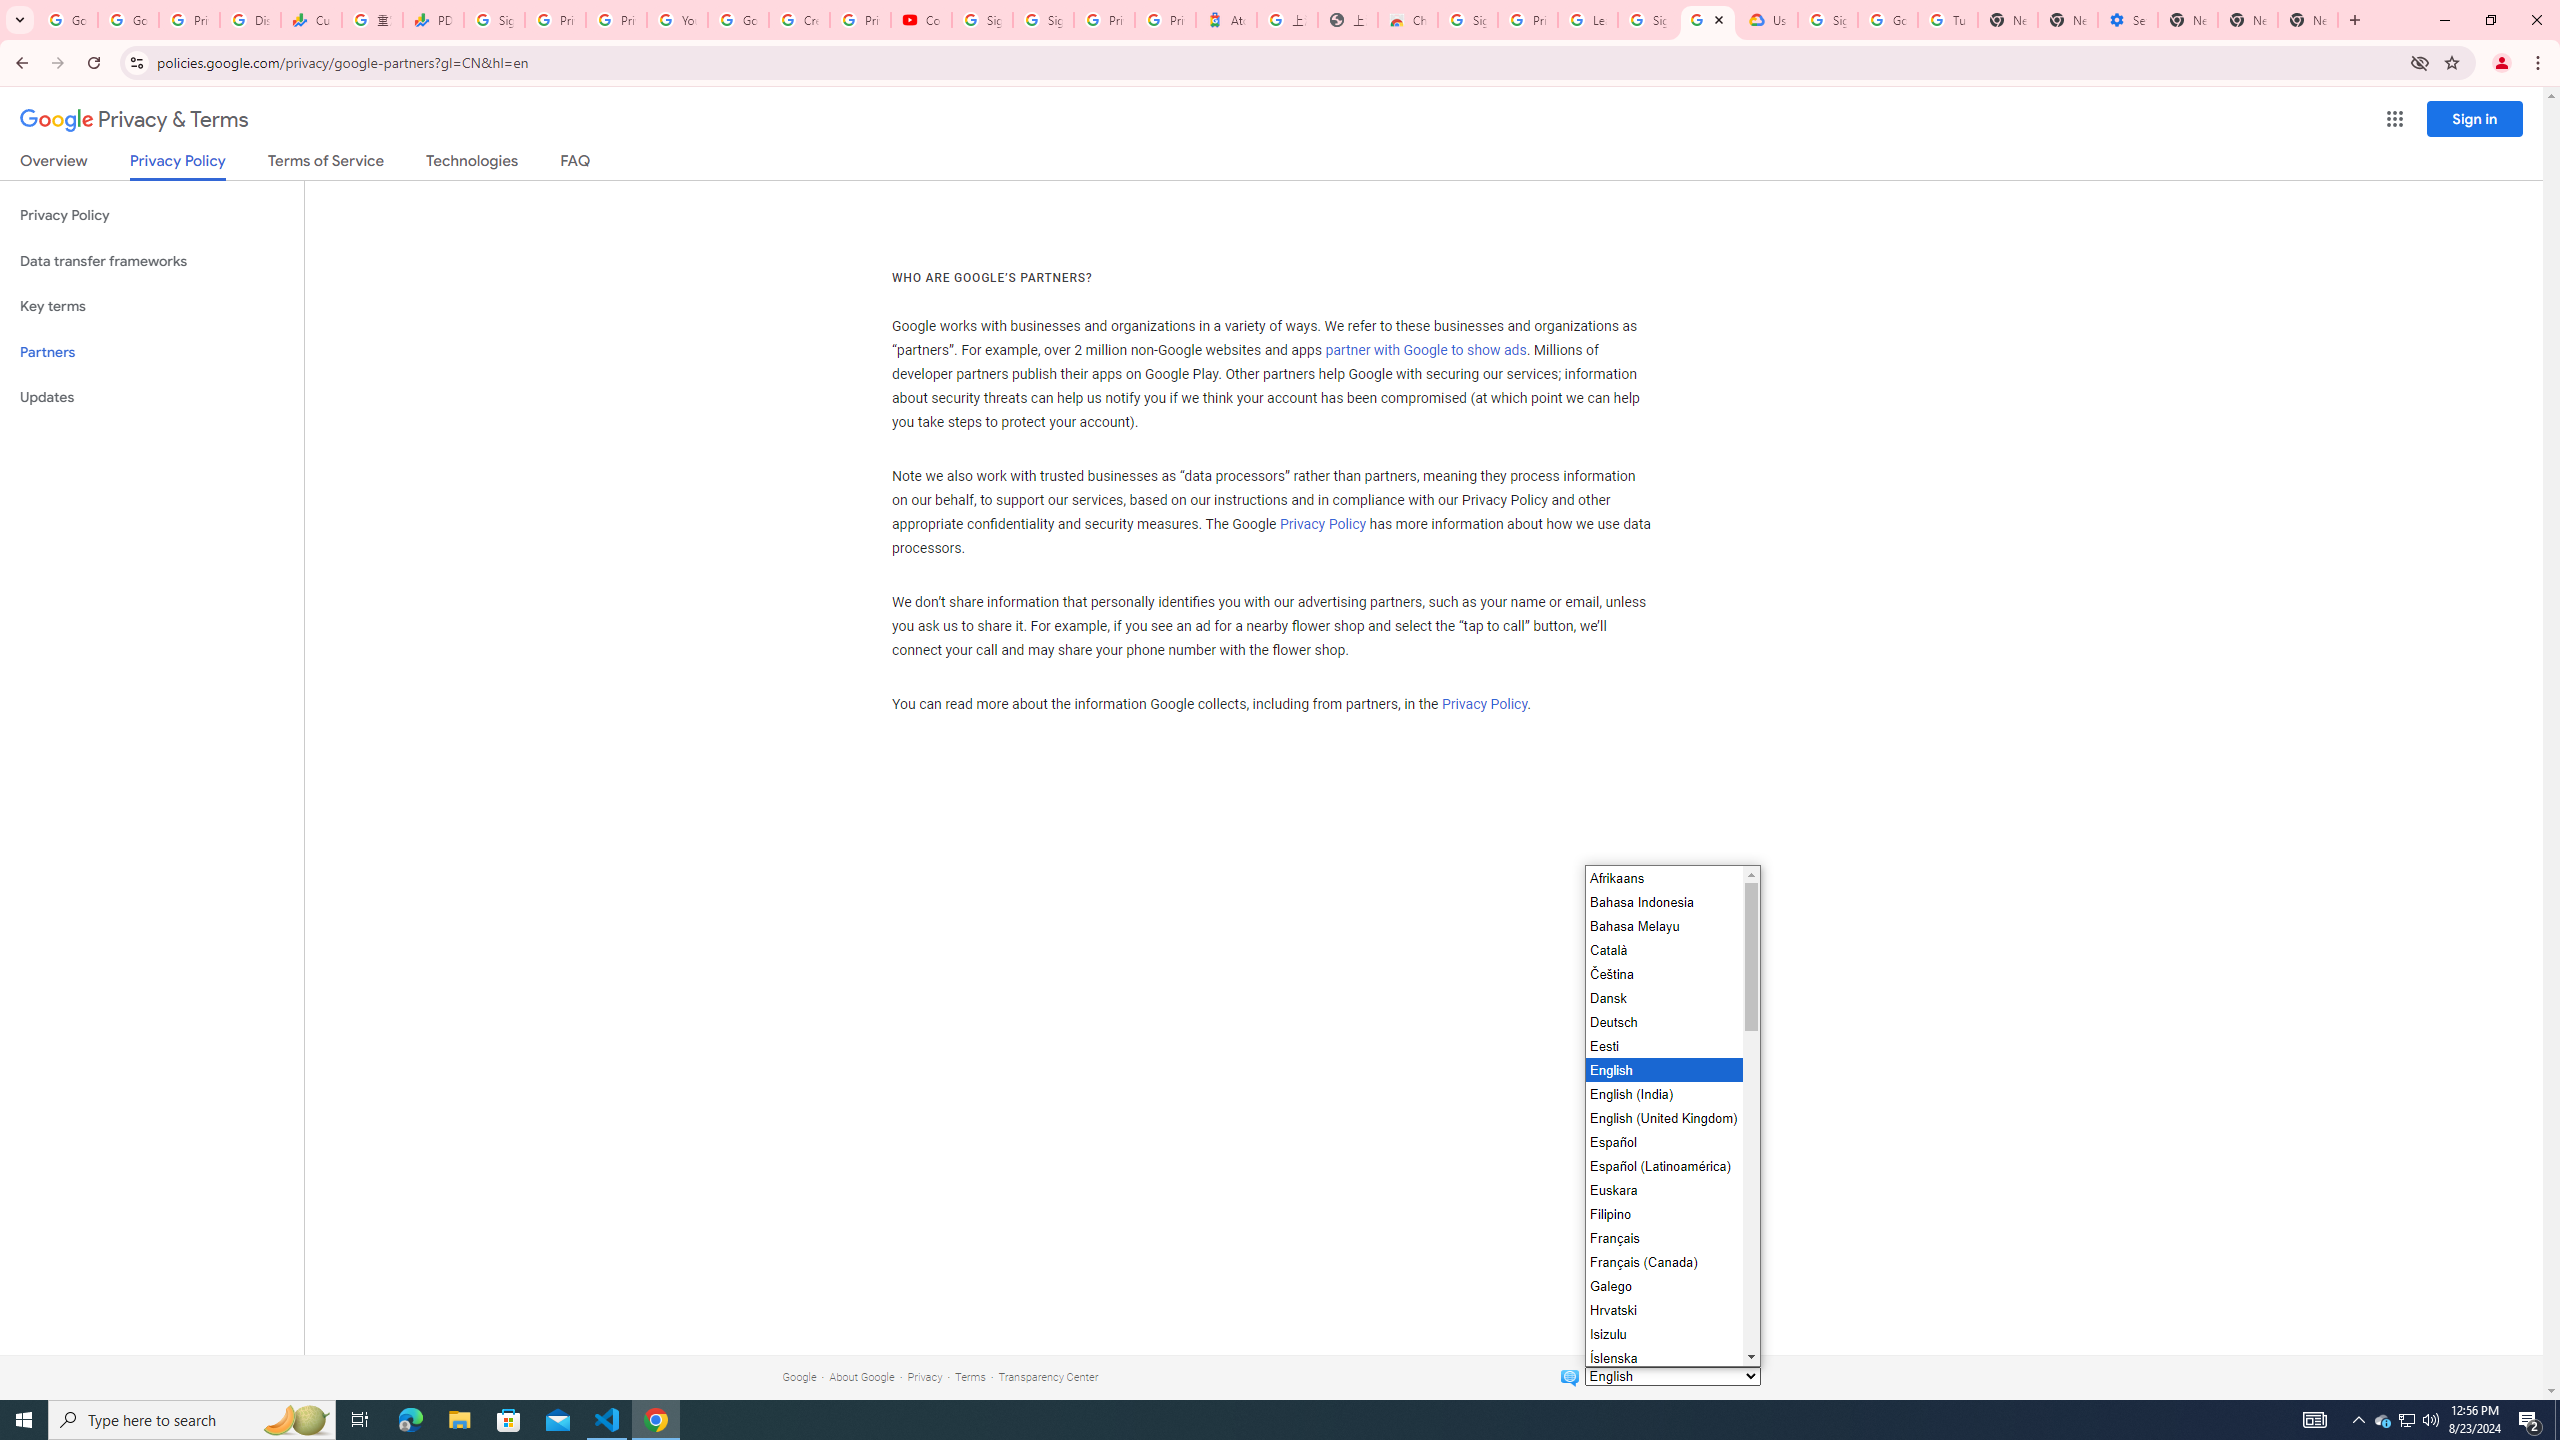 This screenshot has width=2560, height=1440. I want to click on 'Bahasa Melayu', so click(1662, 924).